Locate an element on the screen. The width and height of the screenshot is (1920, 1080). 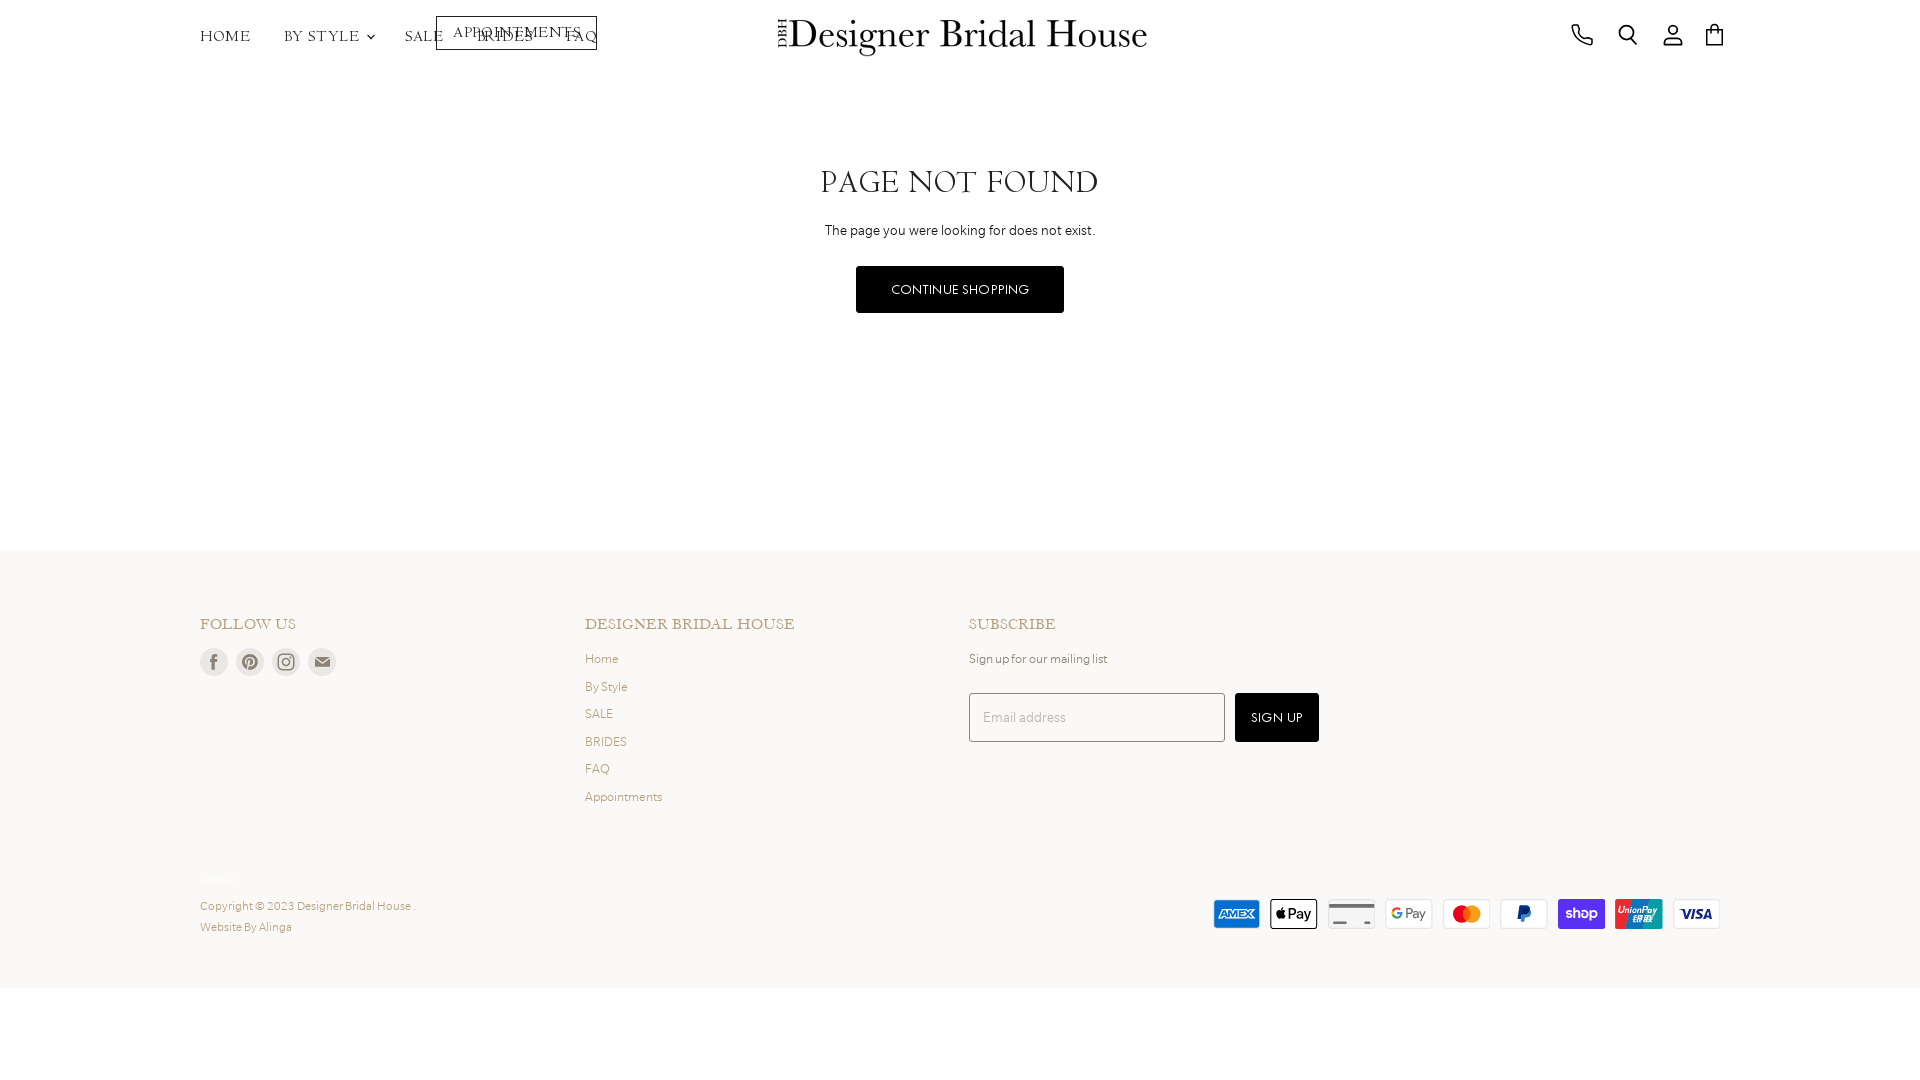
'BRIDES' is located at coordinates (460, 36).